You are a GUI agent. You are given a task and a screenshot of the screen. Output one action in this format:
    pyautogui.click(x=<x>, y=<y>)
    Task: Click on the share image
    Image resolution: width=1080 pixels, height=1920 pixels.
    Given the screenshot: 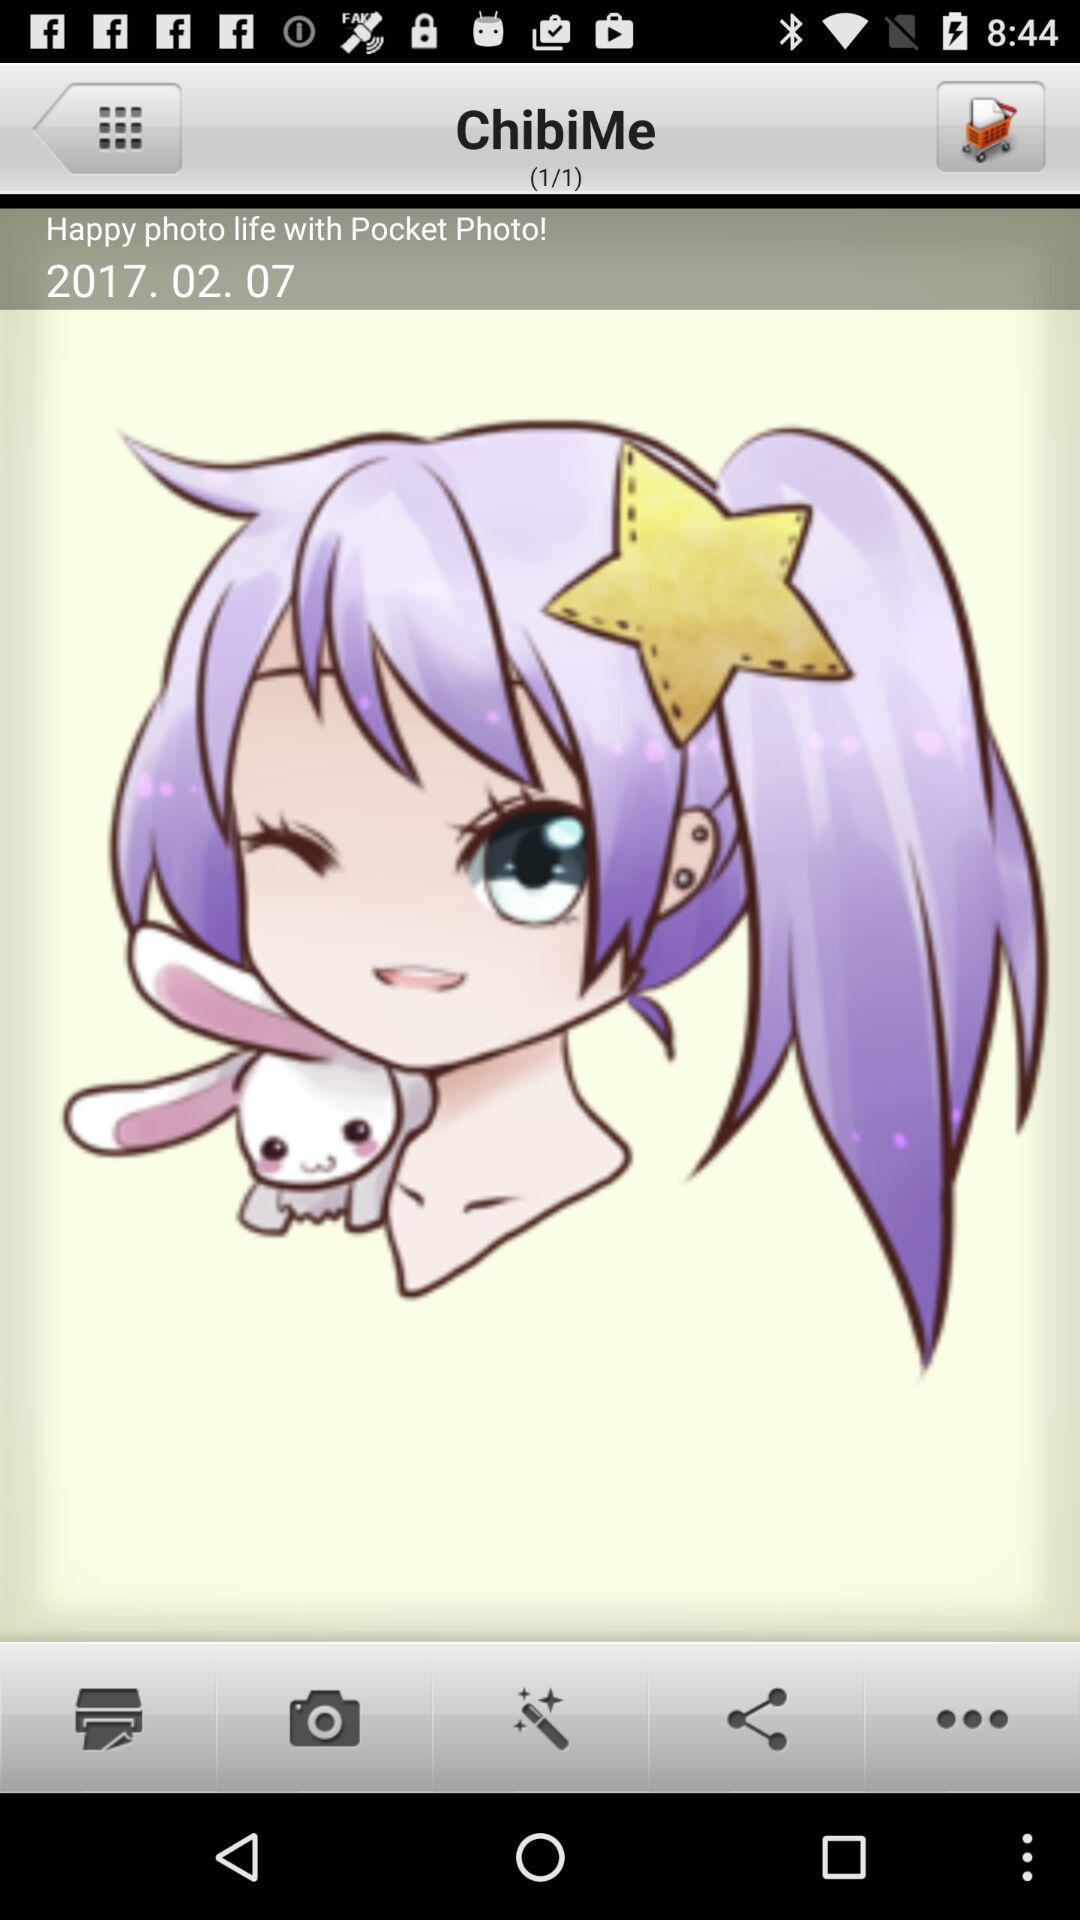 What is the action you would take?
    pyautogui.click(x=756, y=1716)
    